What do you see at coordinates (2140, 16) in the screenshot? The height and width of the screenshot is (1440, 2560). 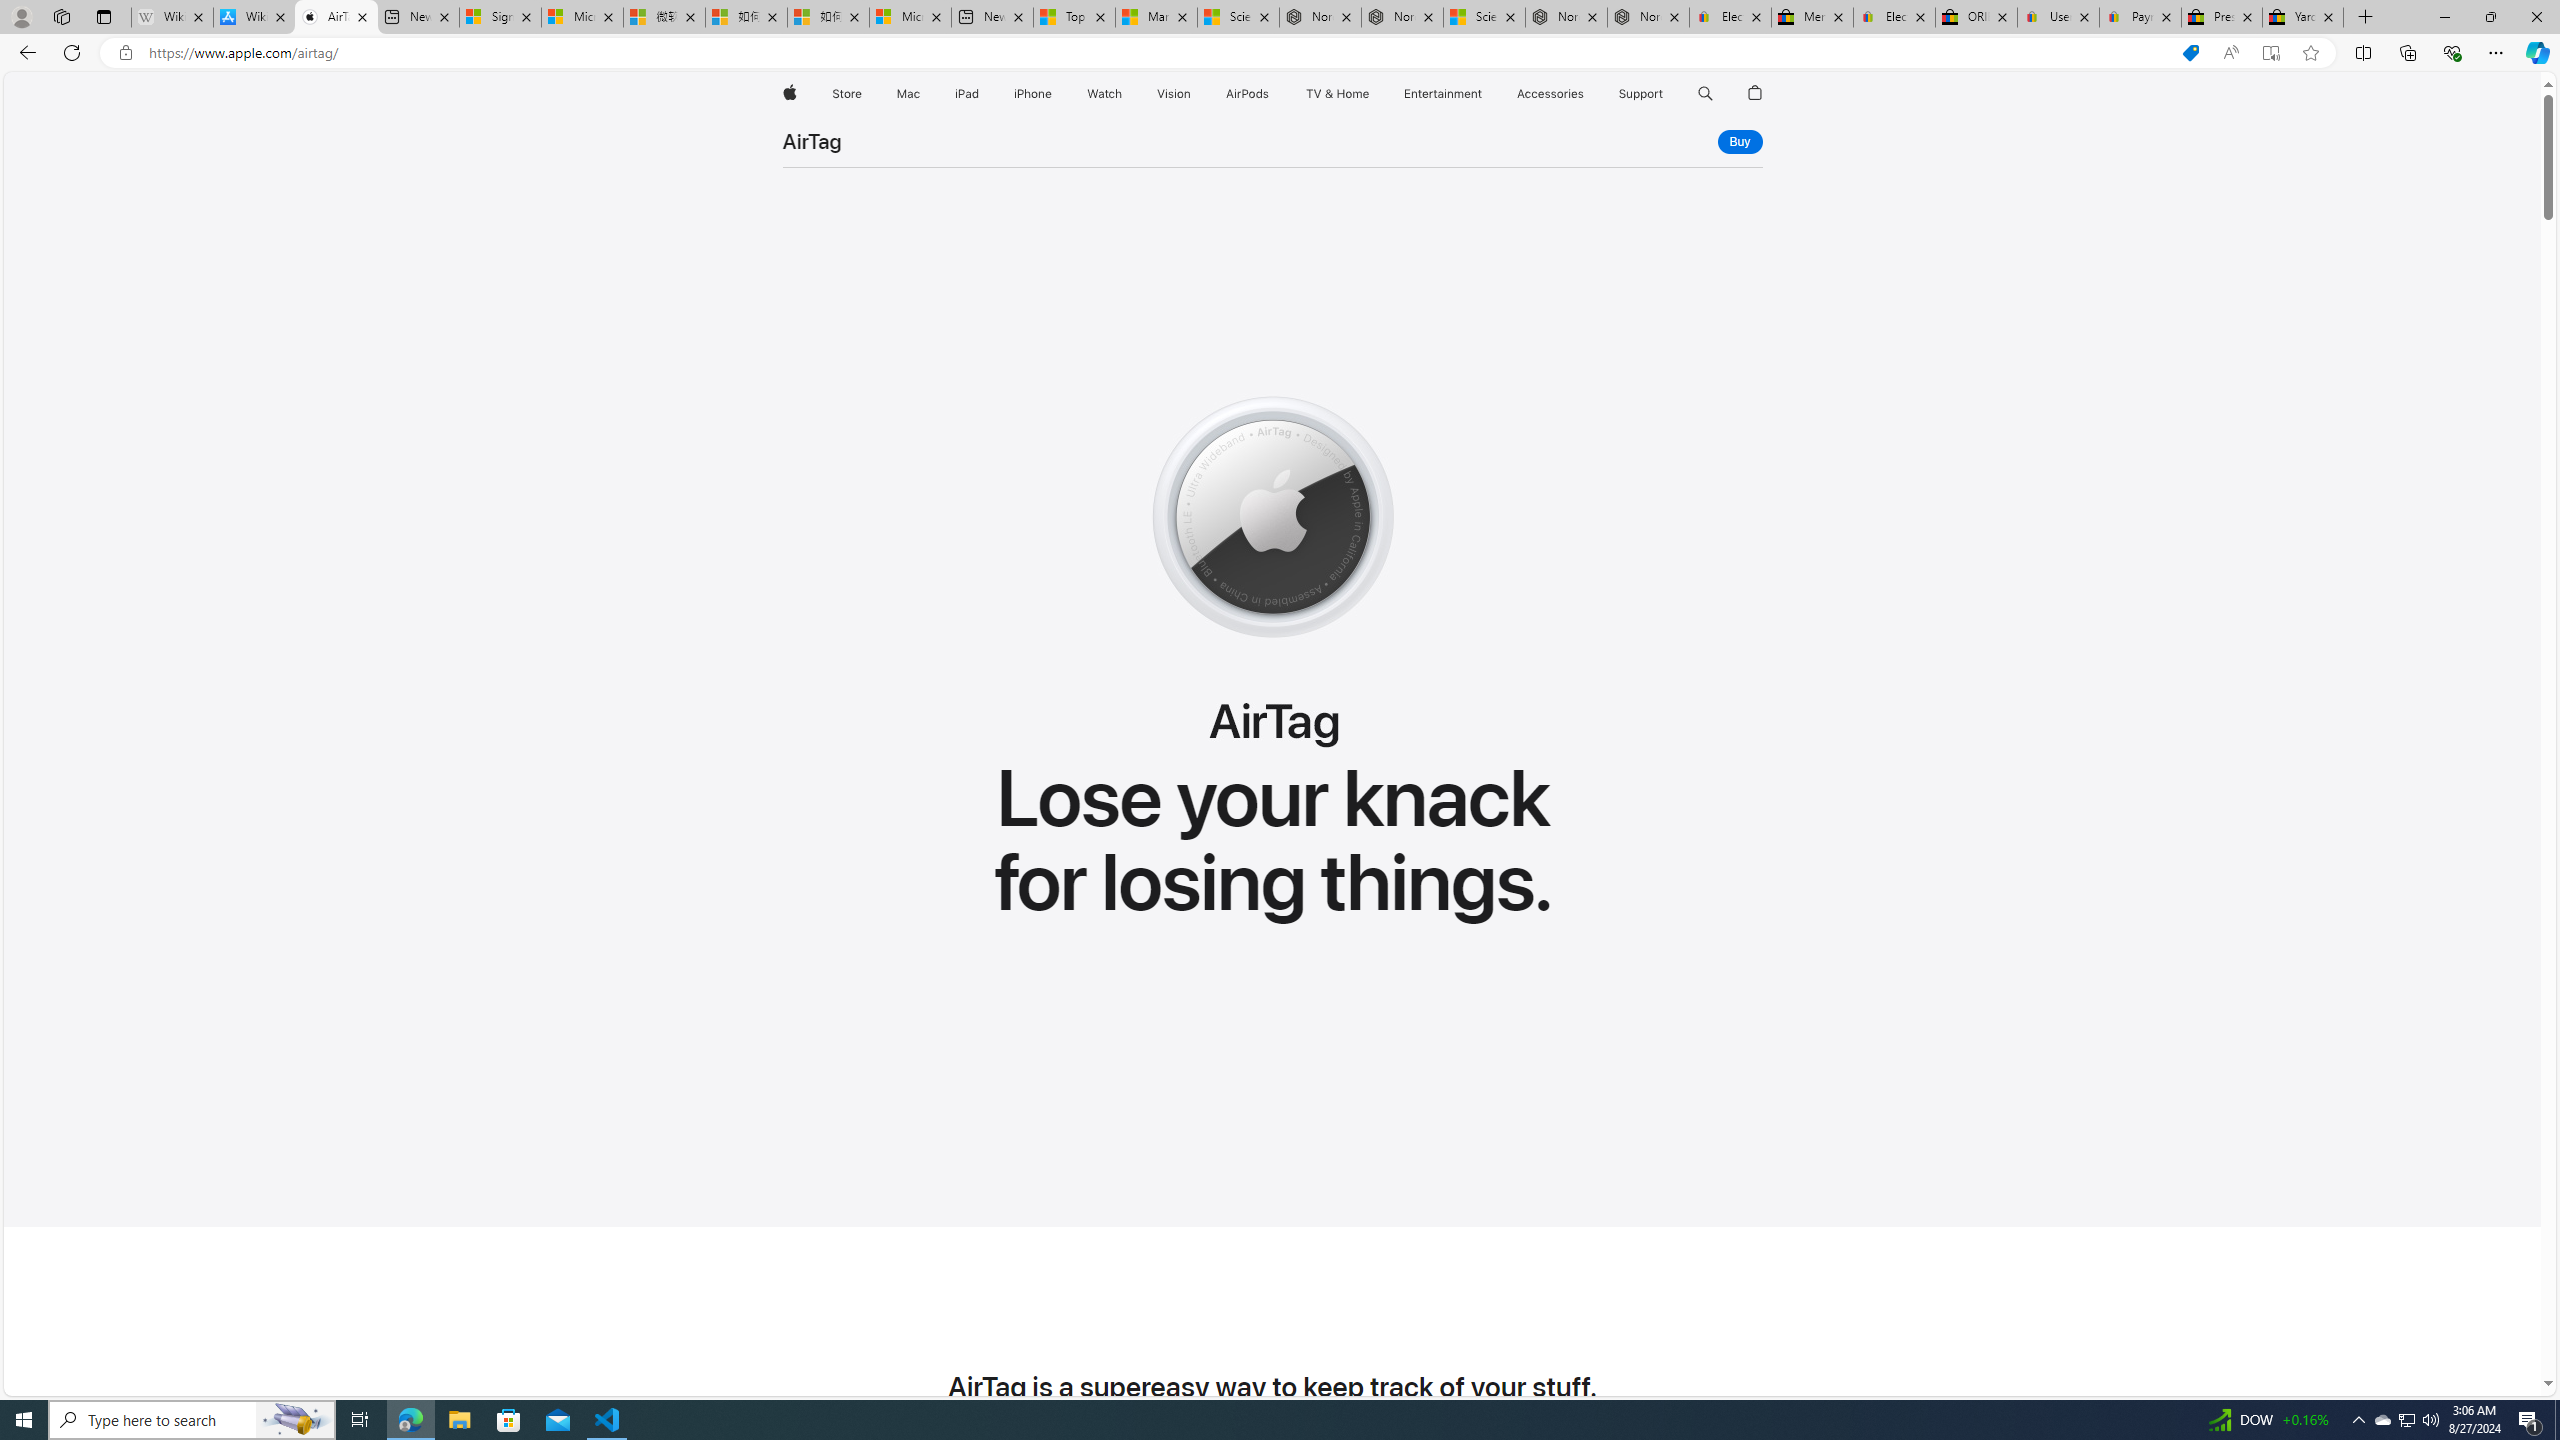 I see `'Payments Terms of Use | eBay.com'` at bounding box center [2140, 16].